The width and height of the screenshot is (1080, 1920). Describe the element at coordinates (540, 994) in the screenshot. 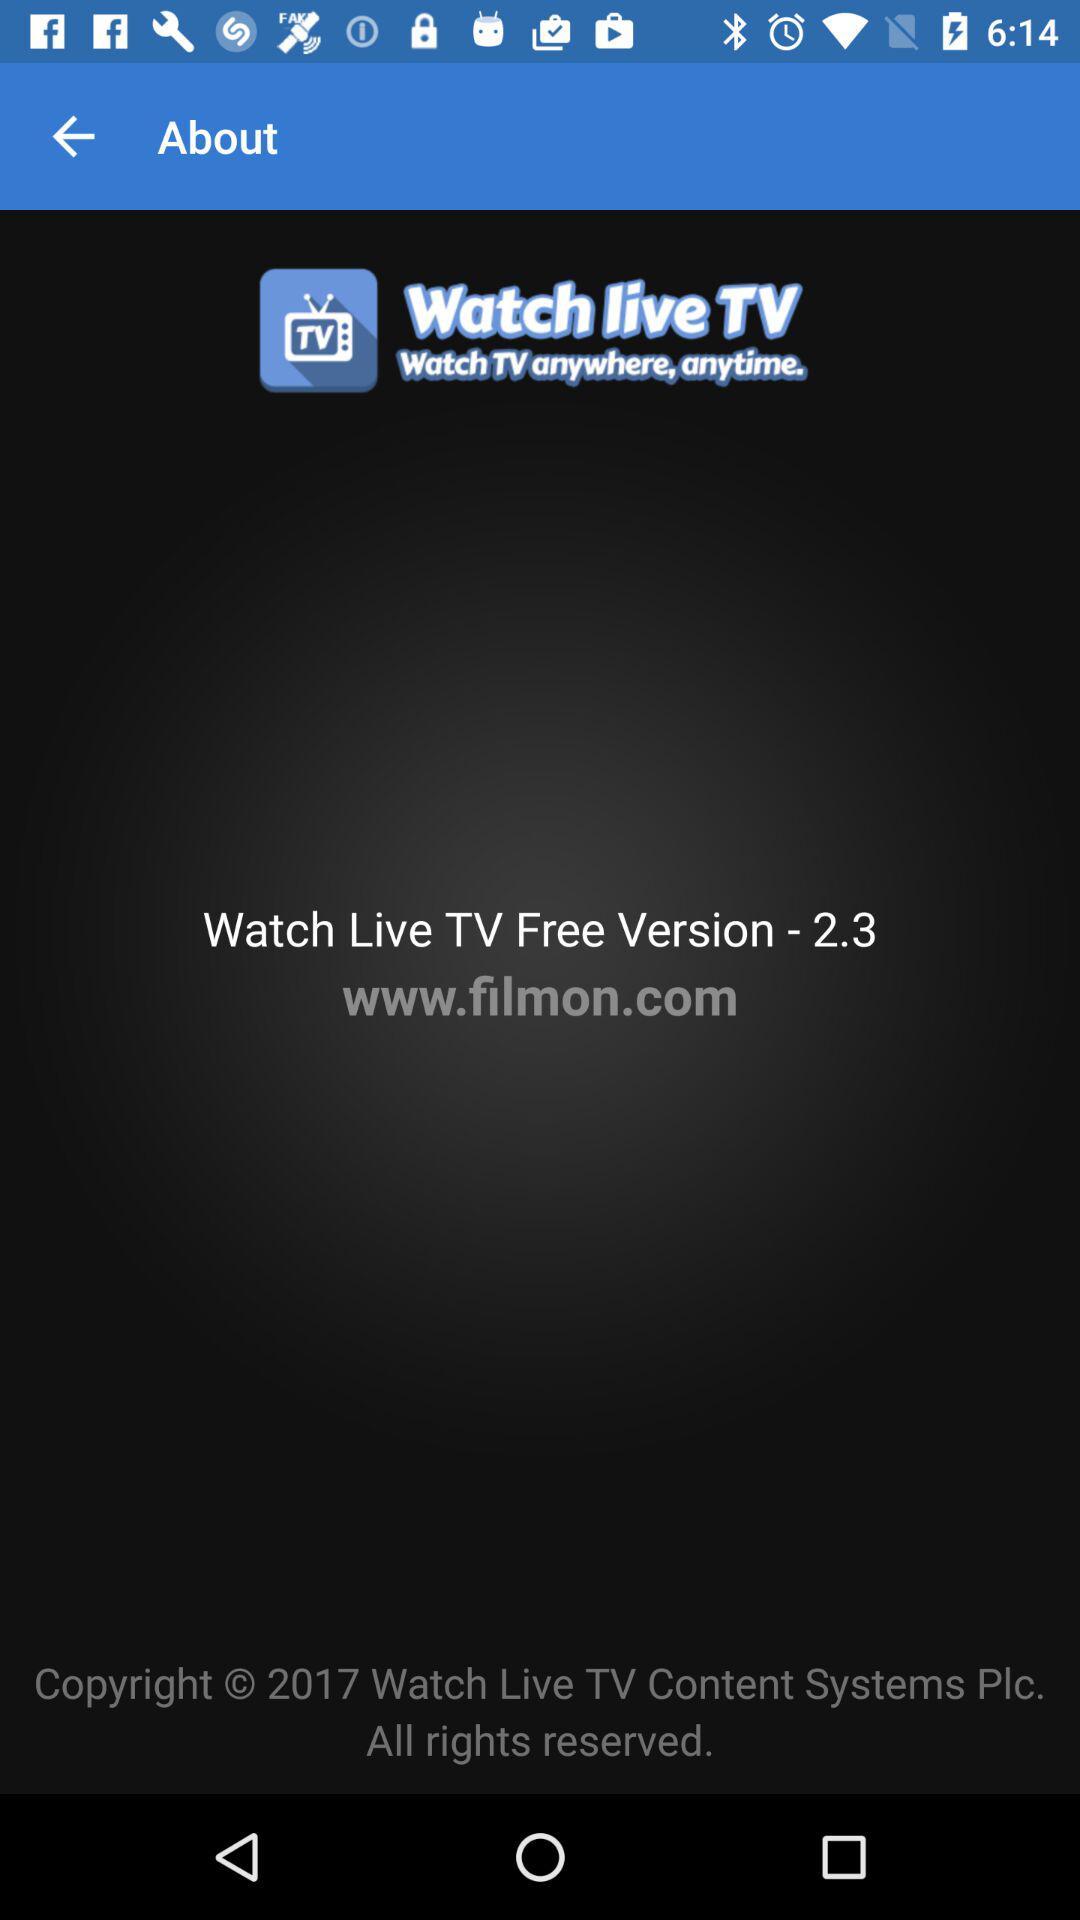

I see `item above copyright 2017 watch item` at that location.